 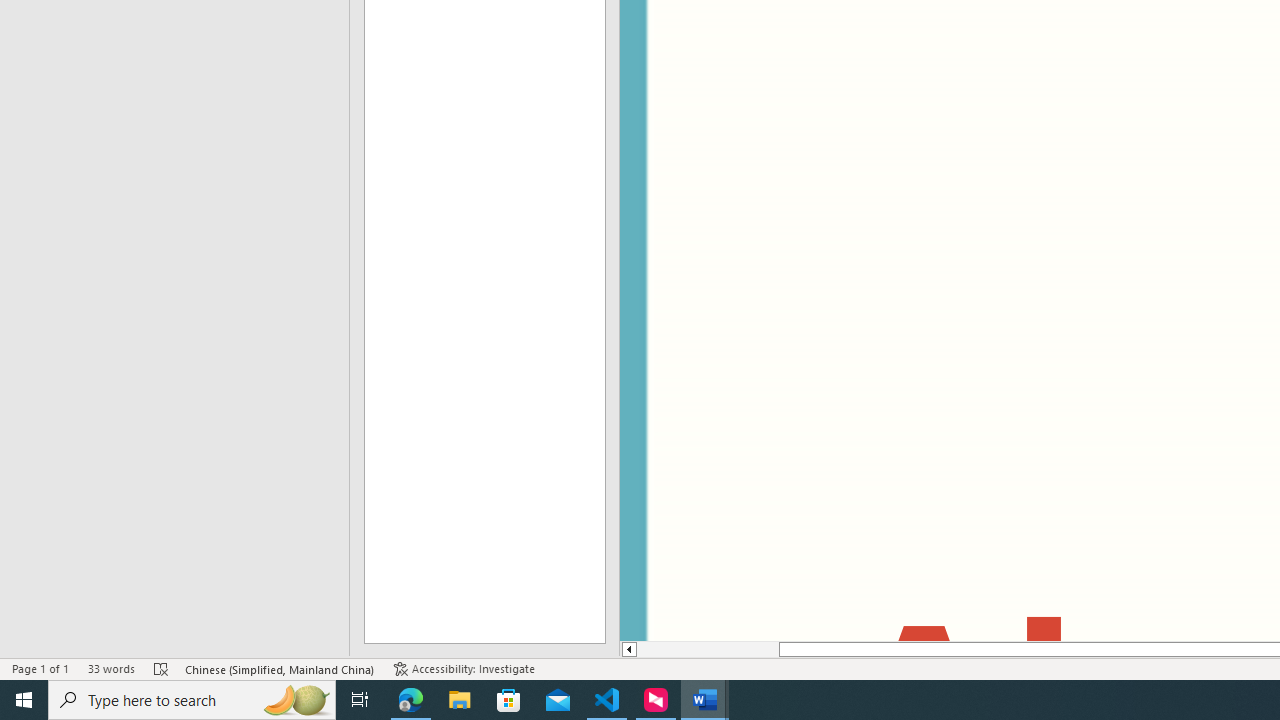 I want to click on 'Language Chinese (Simplified, Mainland China)', so click(x=279, y=669).